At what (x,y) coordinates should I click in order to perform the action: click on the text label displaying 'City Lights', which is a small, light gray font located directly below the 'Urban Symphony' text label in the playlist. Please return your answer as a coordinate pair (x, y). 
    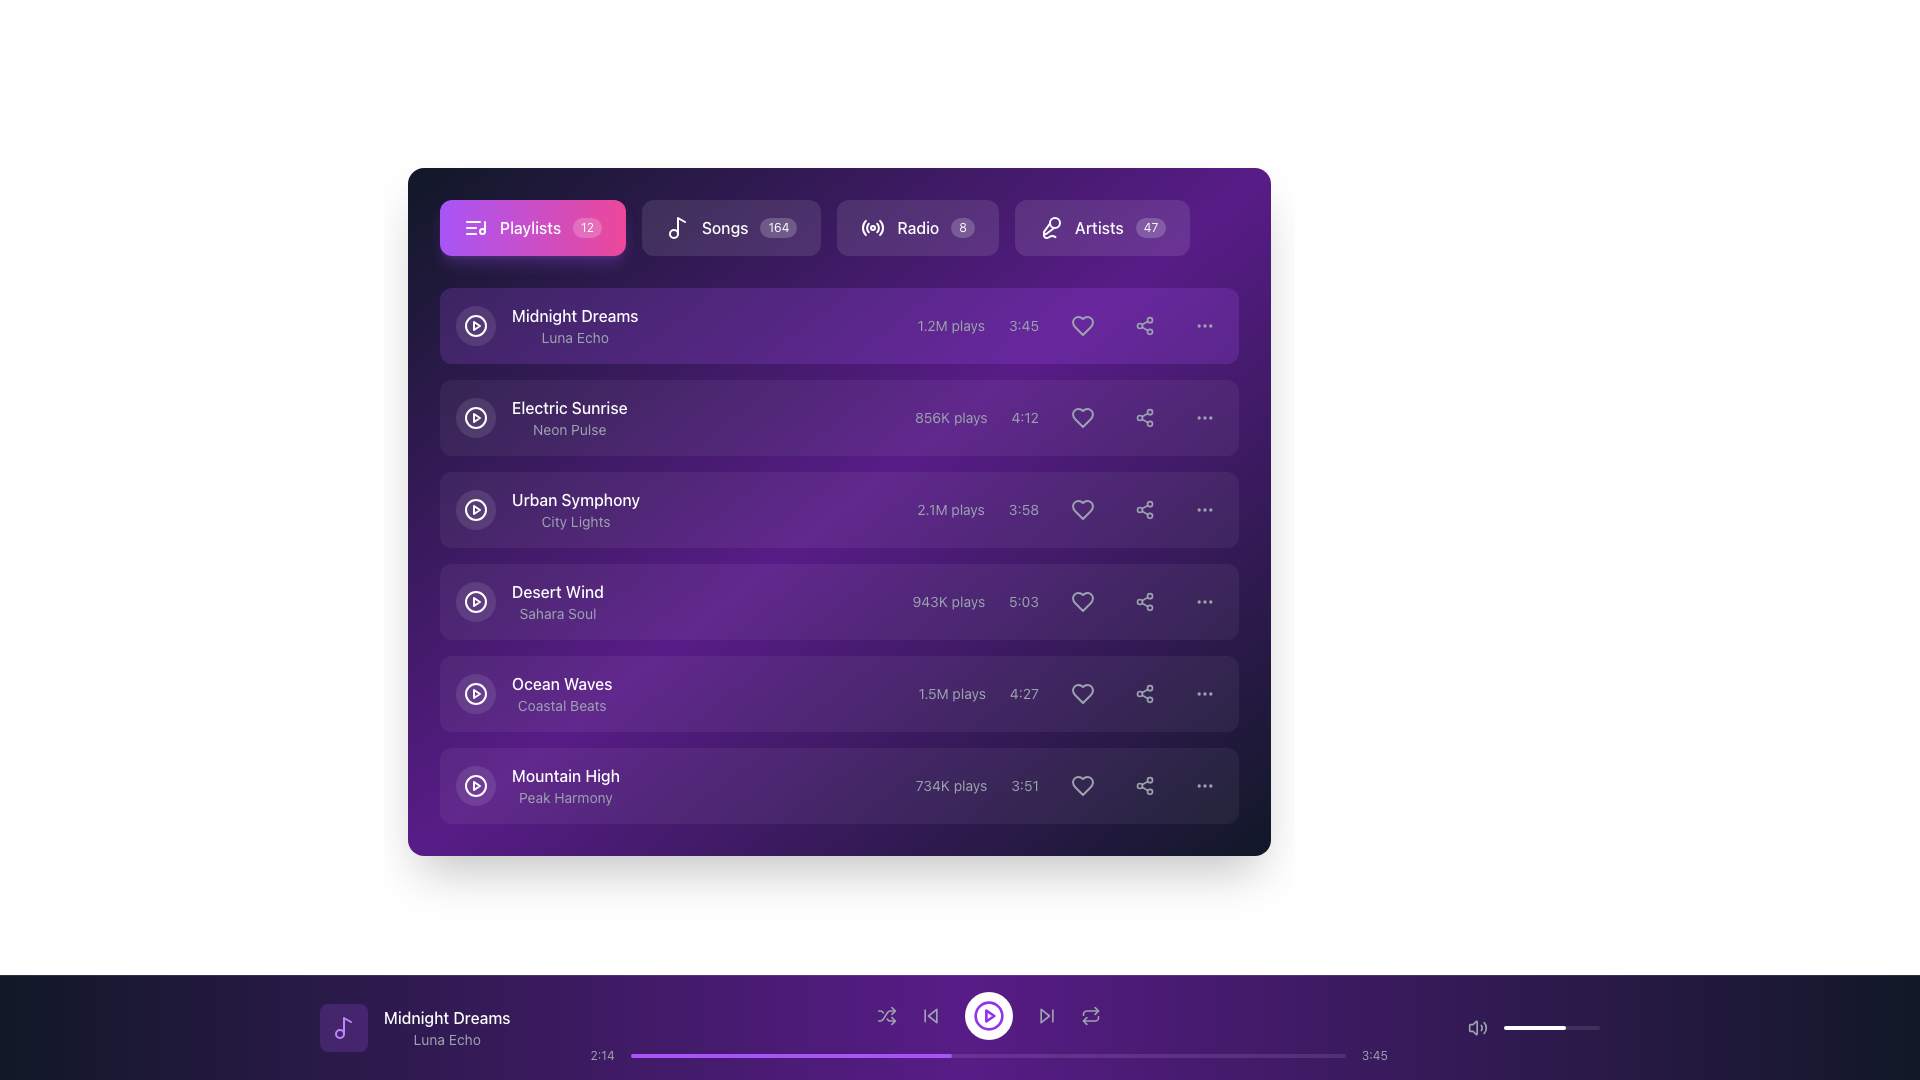
    Looking at the image, I should click on (575, 520).